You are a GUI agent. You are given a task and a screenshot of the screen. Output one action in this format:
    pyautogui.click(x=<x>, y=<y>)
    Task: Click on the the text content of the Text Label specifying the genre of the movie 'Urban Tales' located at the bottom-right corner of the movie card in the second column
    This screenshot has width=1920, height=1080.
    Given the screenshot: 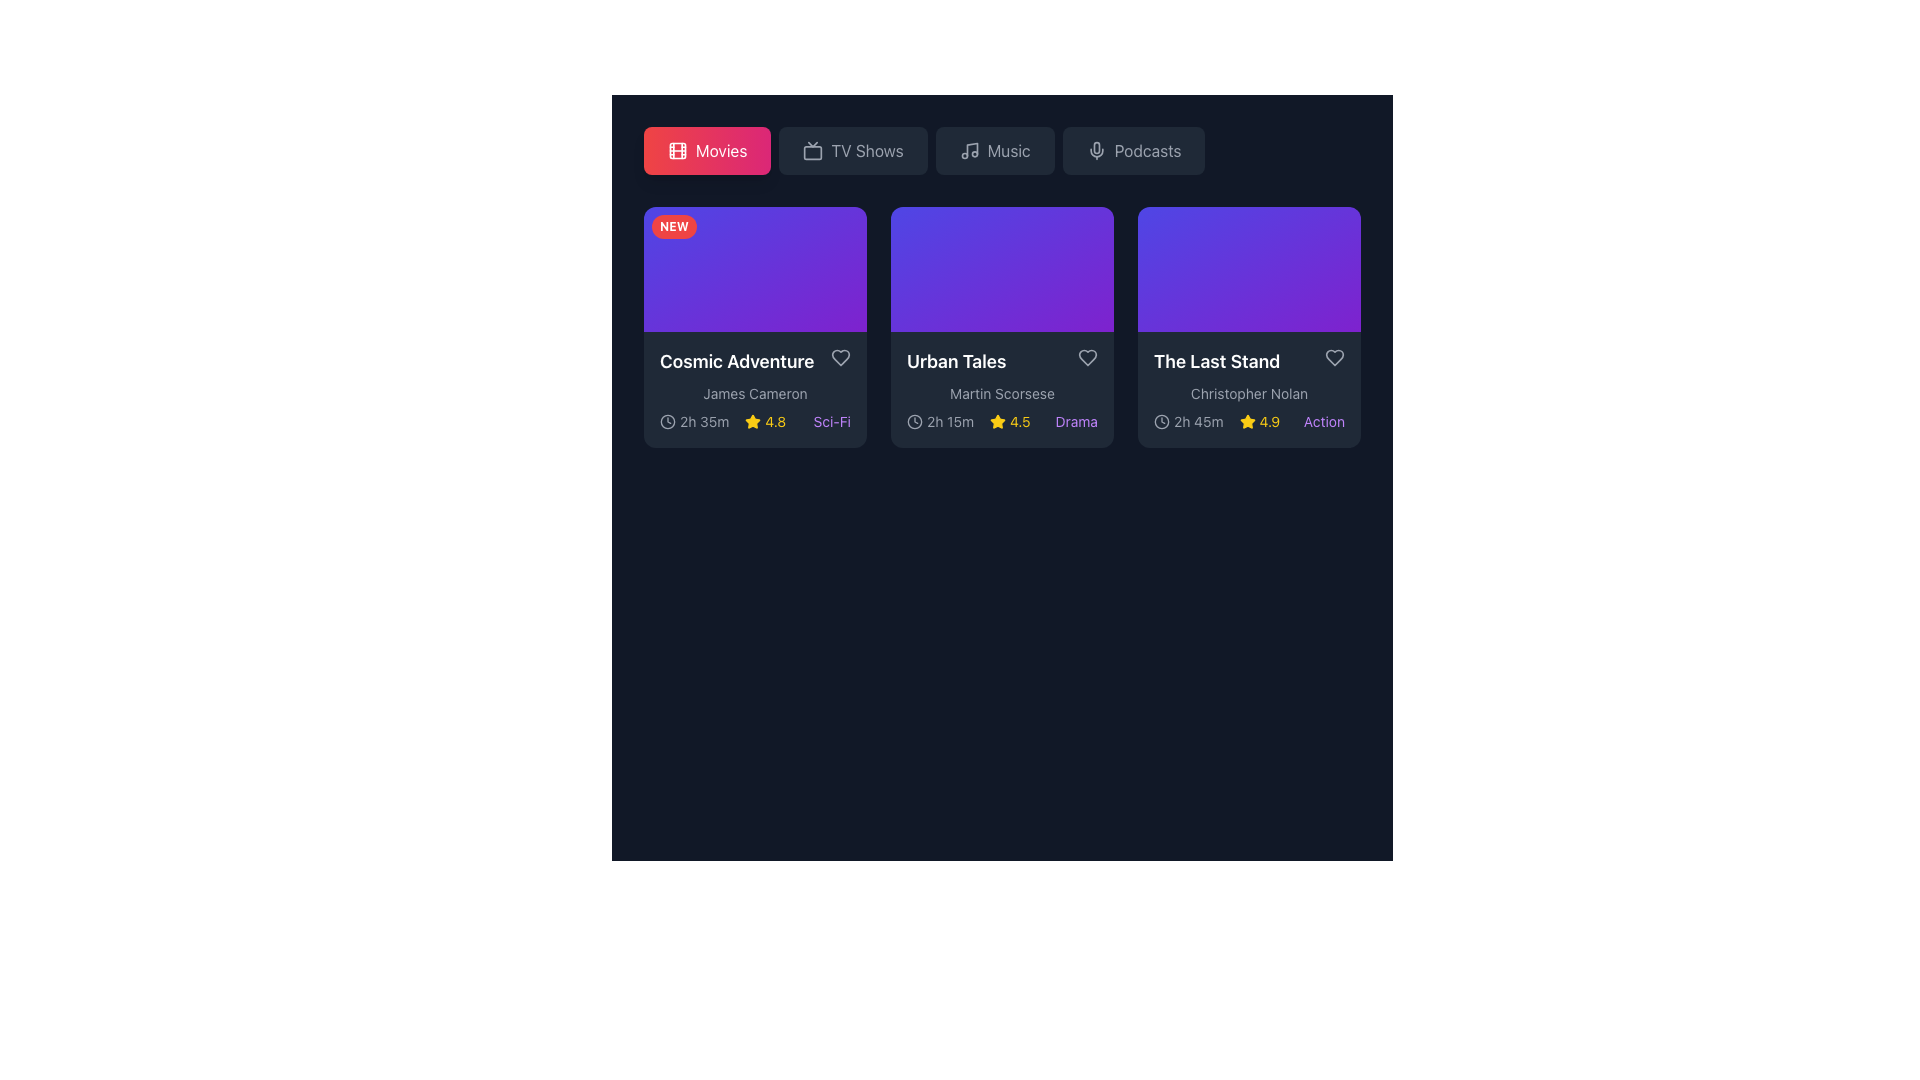 What is the action you would take?
    pyautogui.click(x=1075, y=421)
    